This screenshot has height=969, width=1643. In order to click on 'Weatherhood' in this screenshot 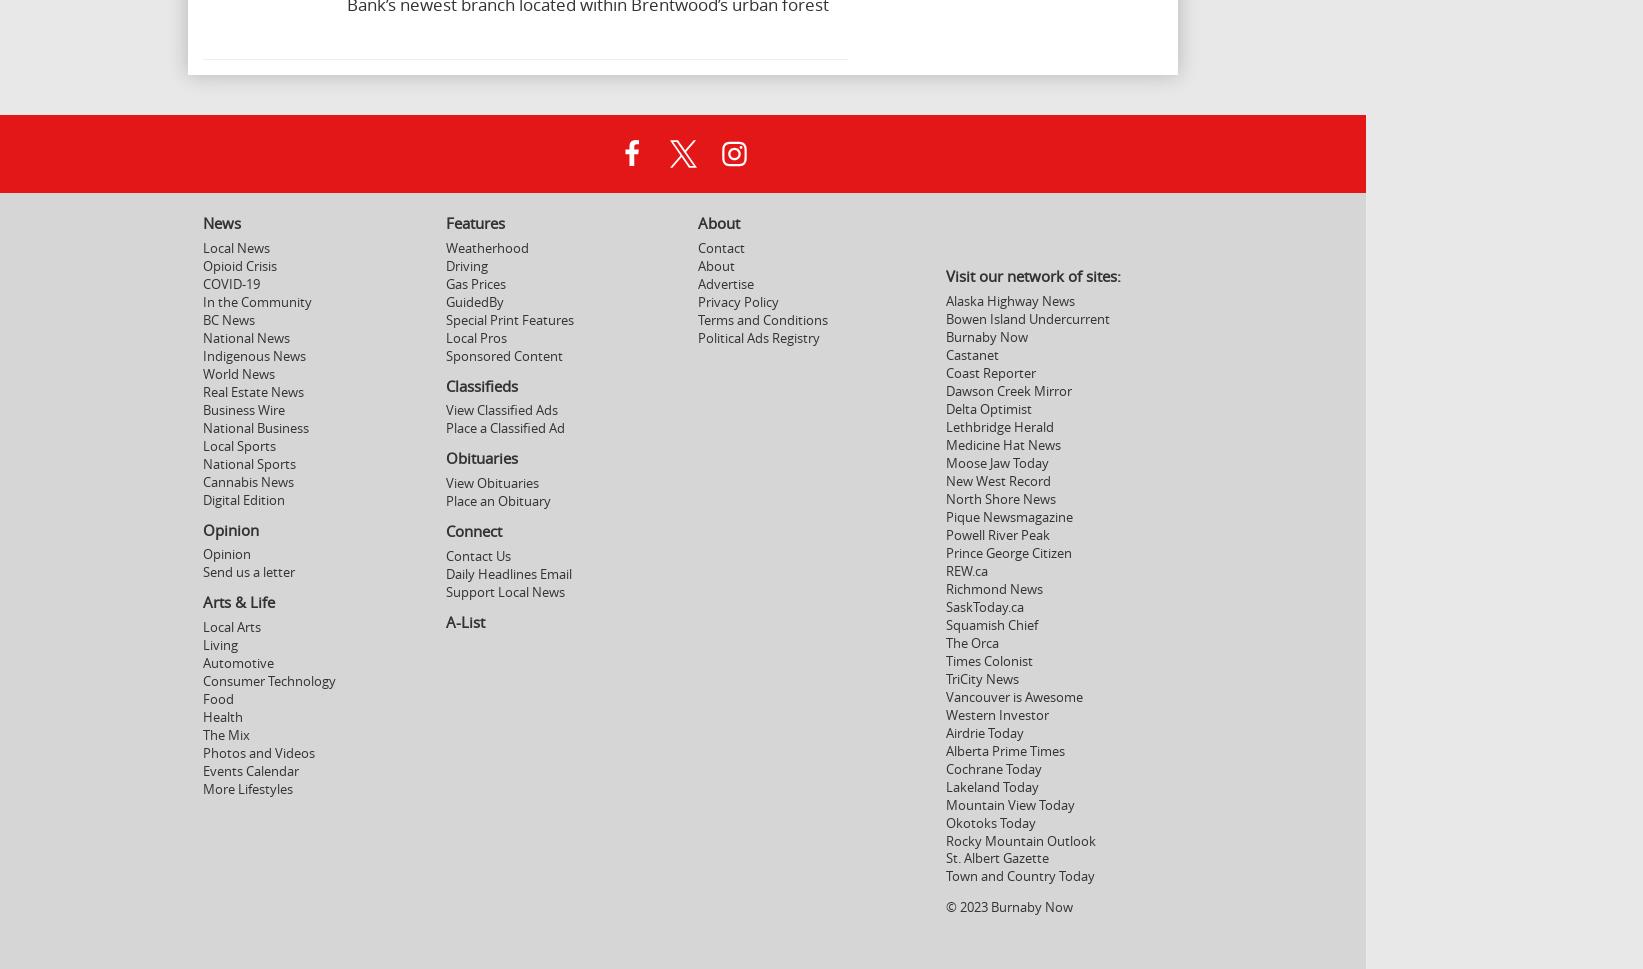, I will do `click(485, 246)`.